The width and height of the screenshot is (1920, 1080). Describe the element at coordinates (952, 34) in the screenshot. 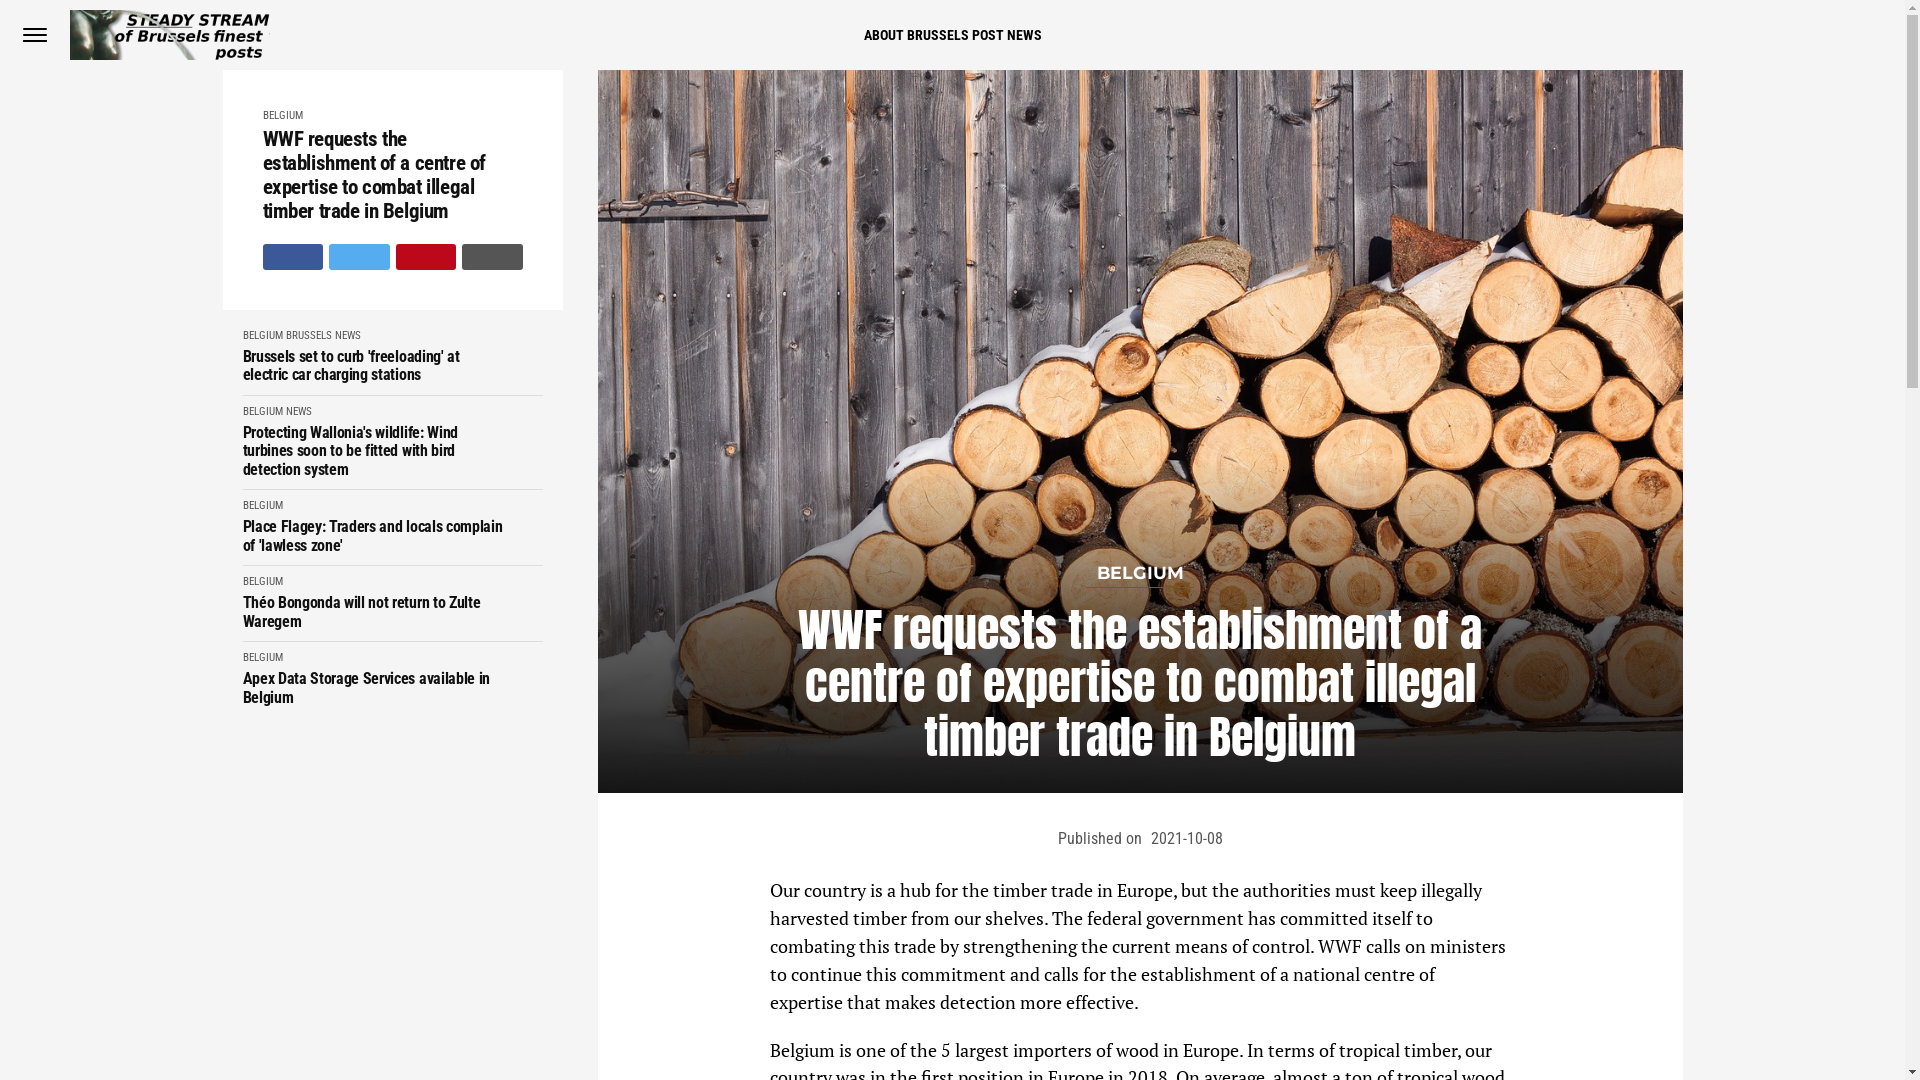

I see `'ABOUT BRUSSELS POST NEWS'` at that location.